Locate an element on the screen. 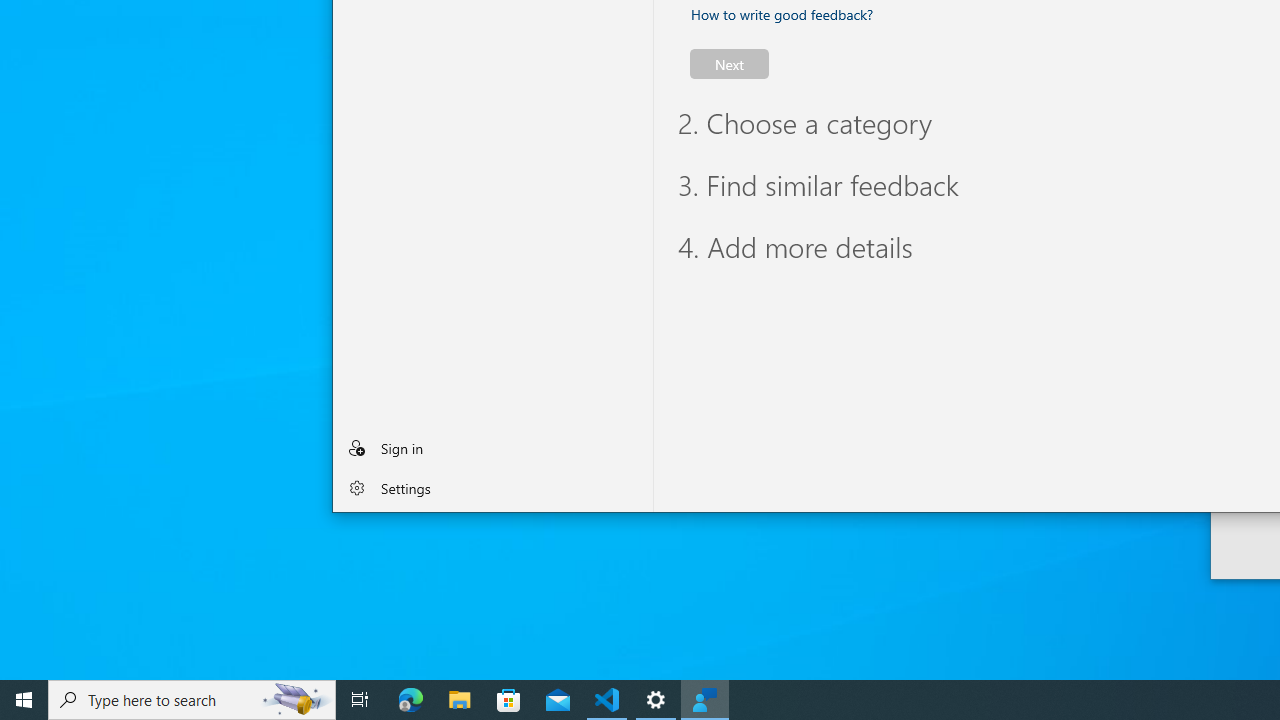  'Start' is located at coordinates (24, 698).